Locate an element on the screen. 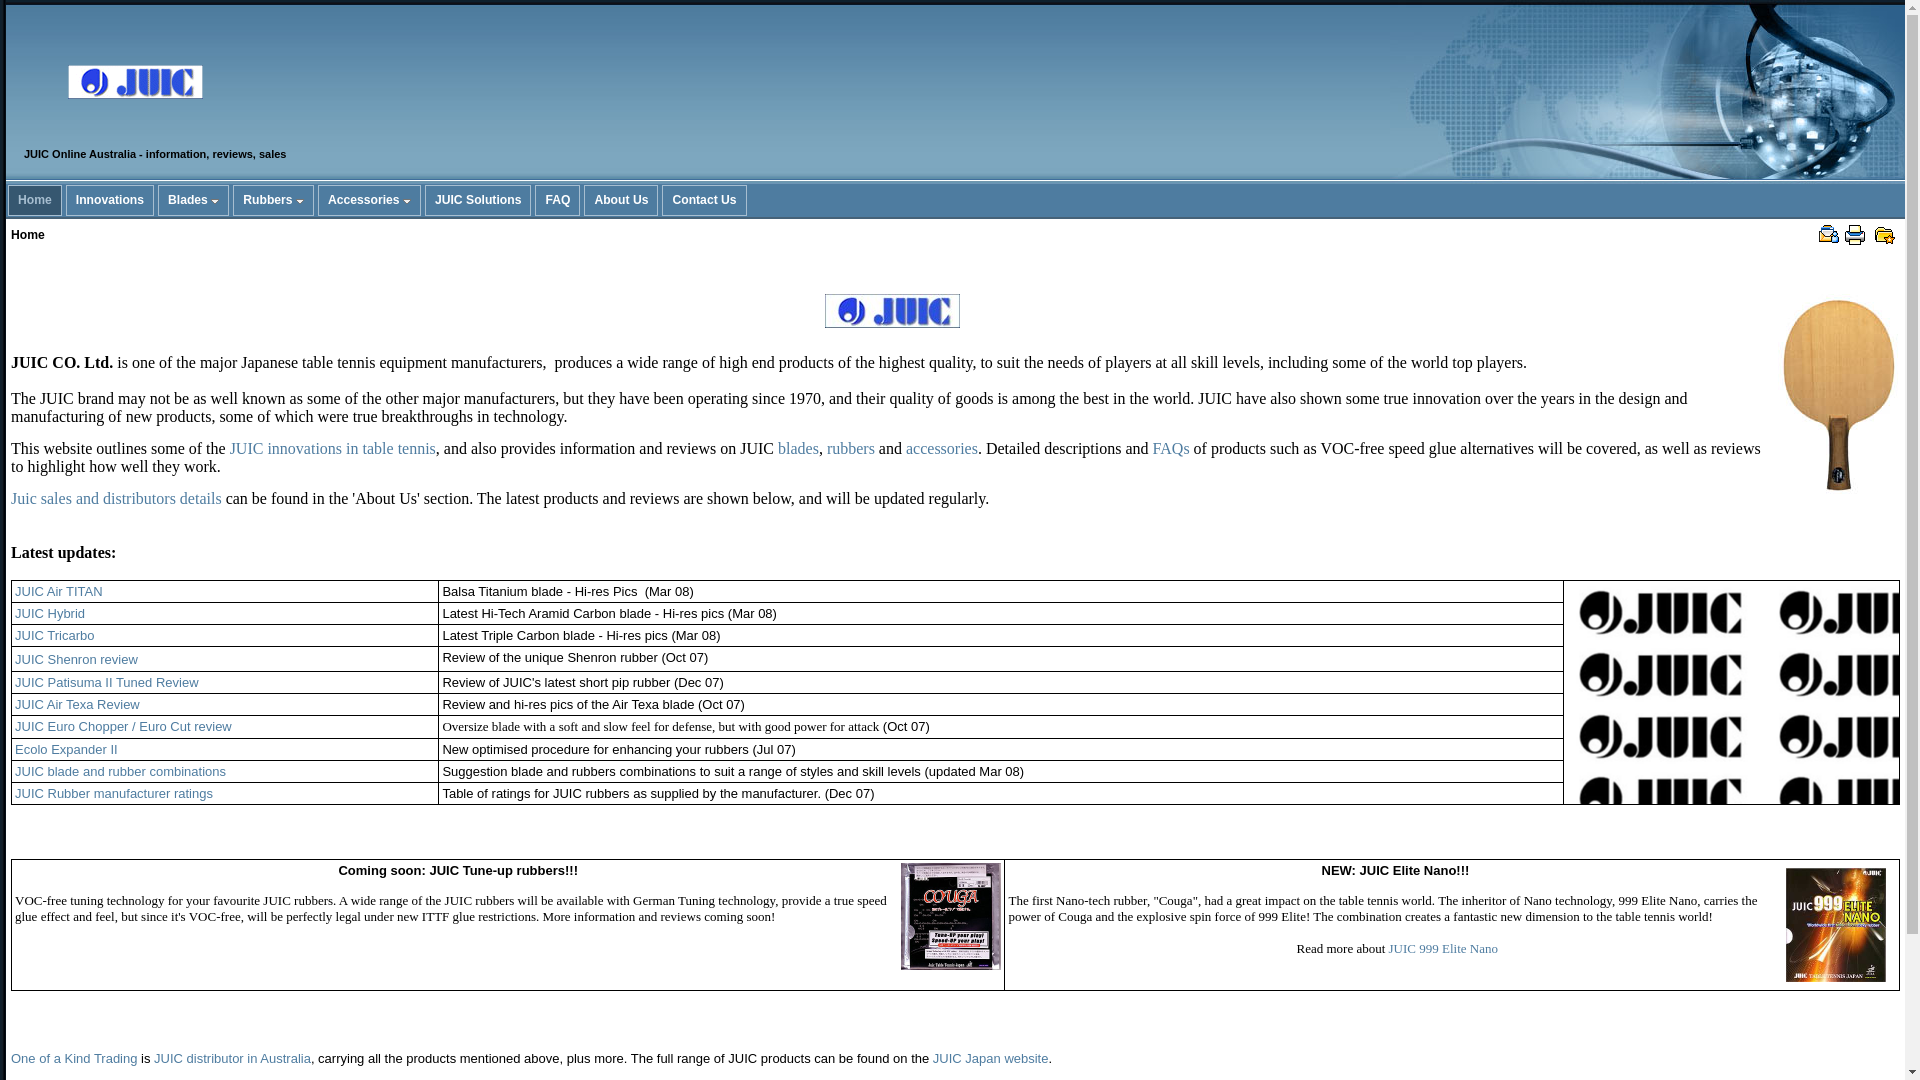  'JUIC Rubber manufacturer ratings ' is located at coordinates (114, 792).